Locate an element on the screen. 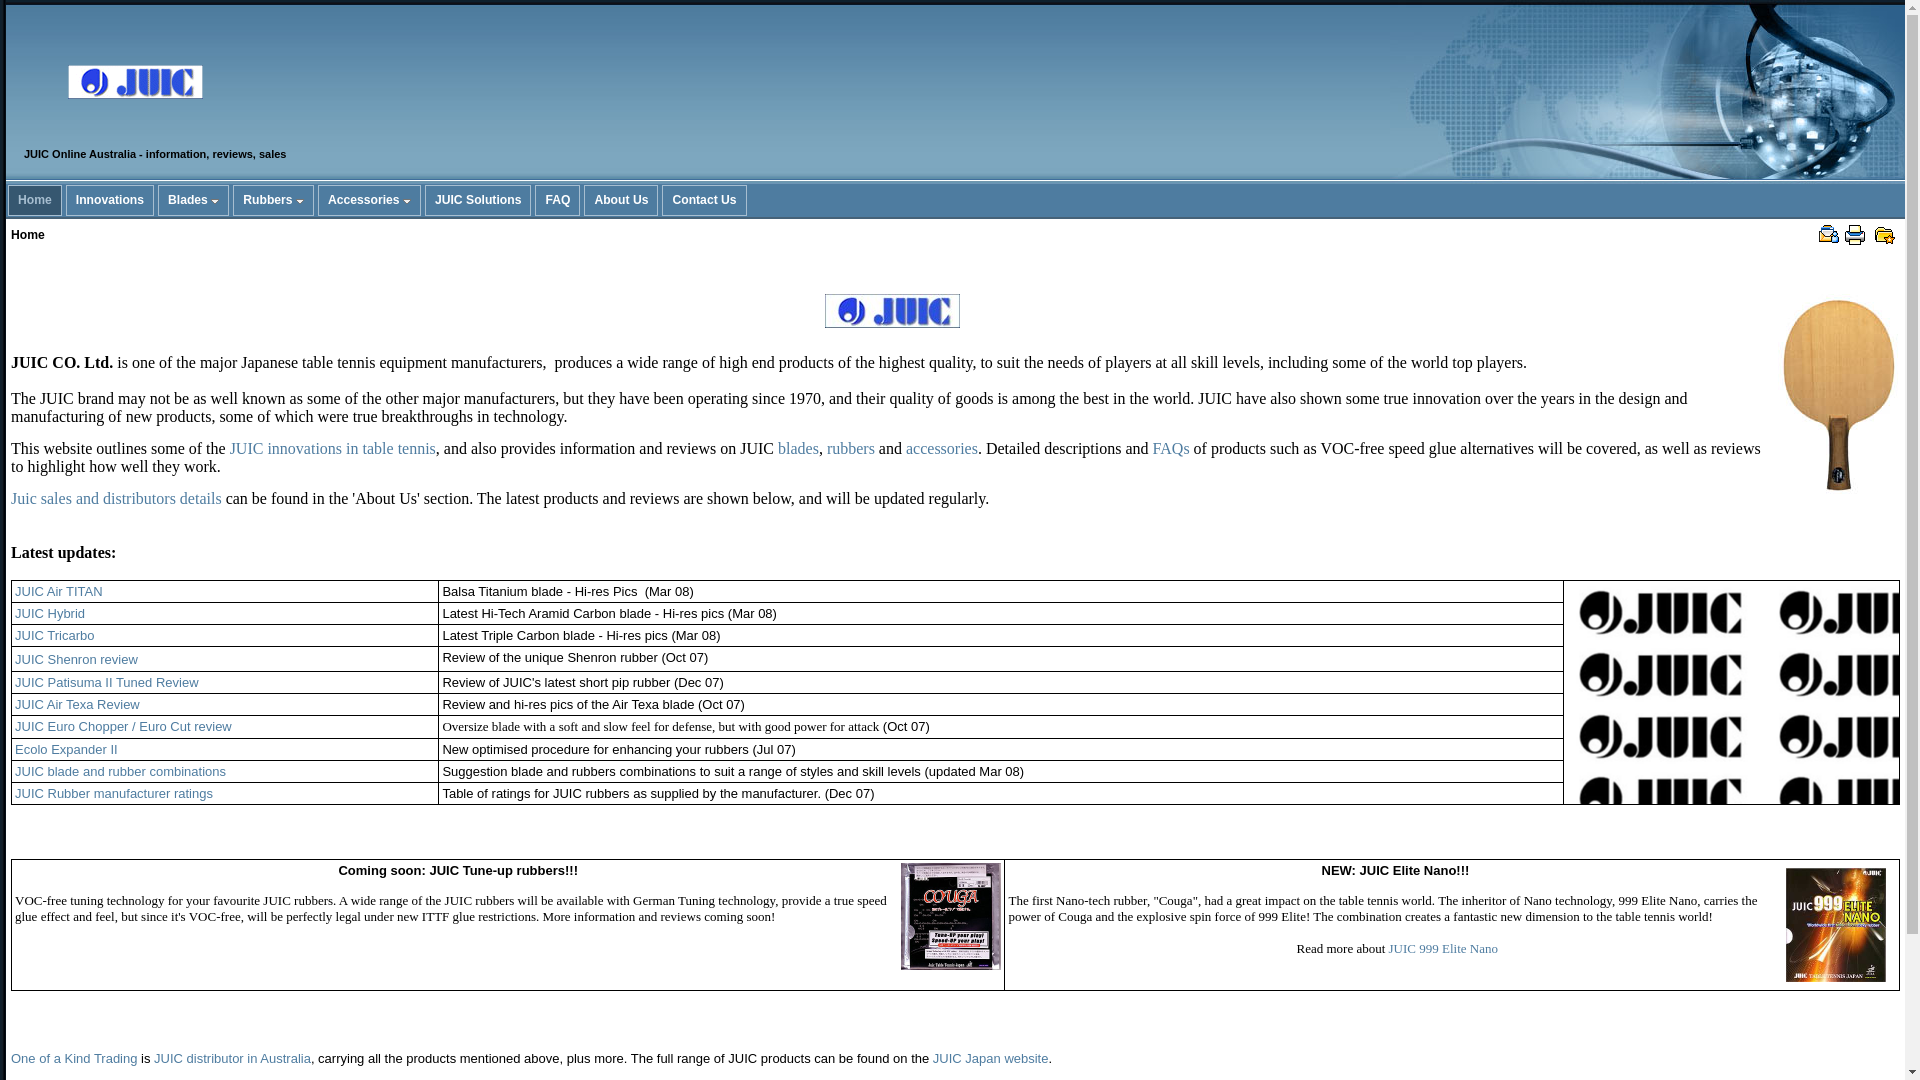  'JUIC Rubber manufacturer ratings ' is located at coordinates (114, 792).